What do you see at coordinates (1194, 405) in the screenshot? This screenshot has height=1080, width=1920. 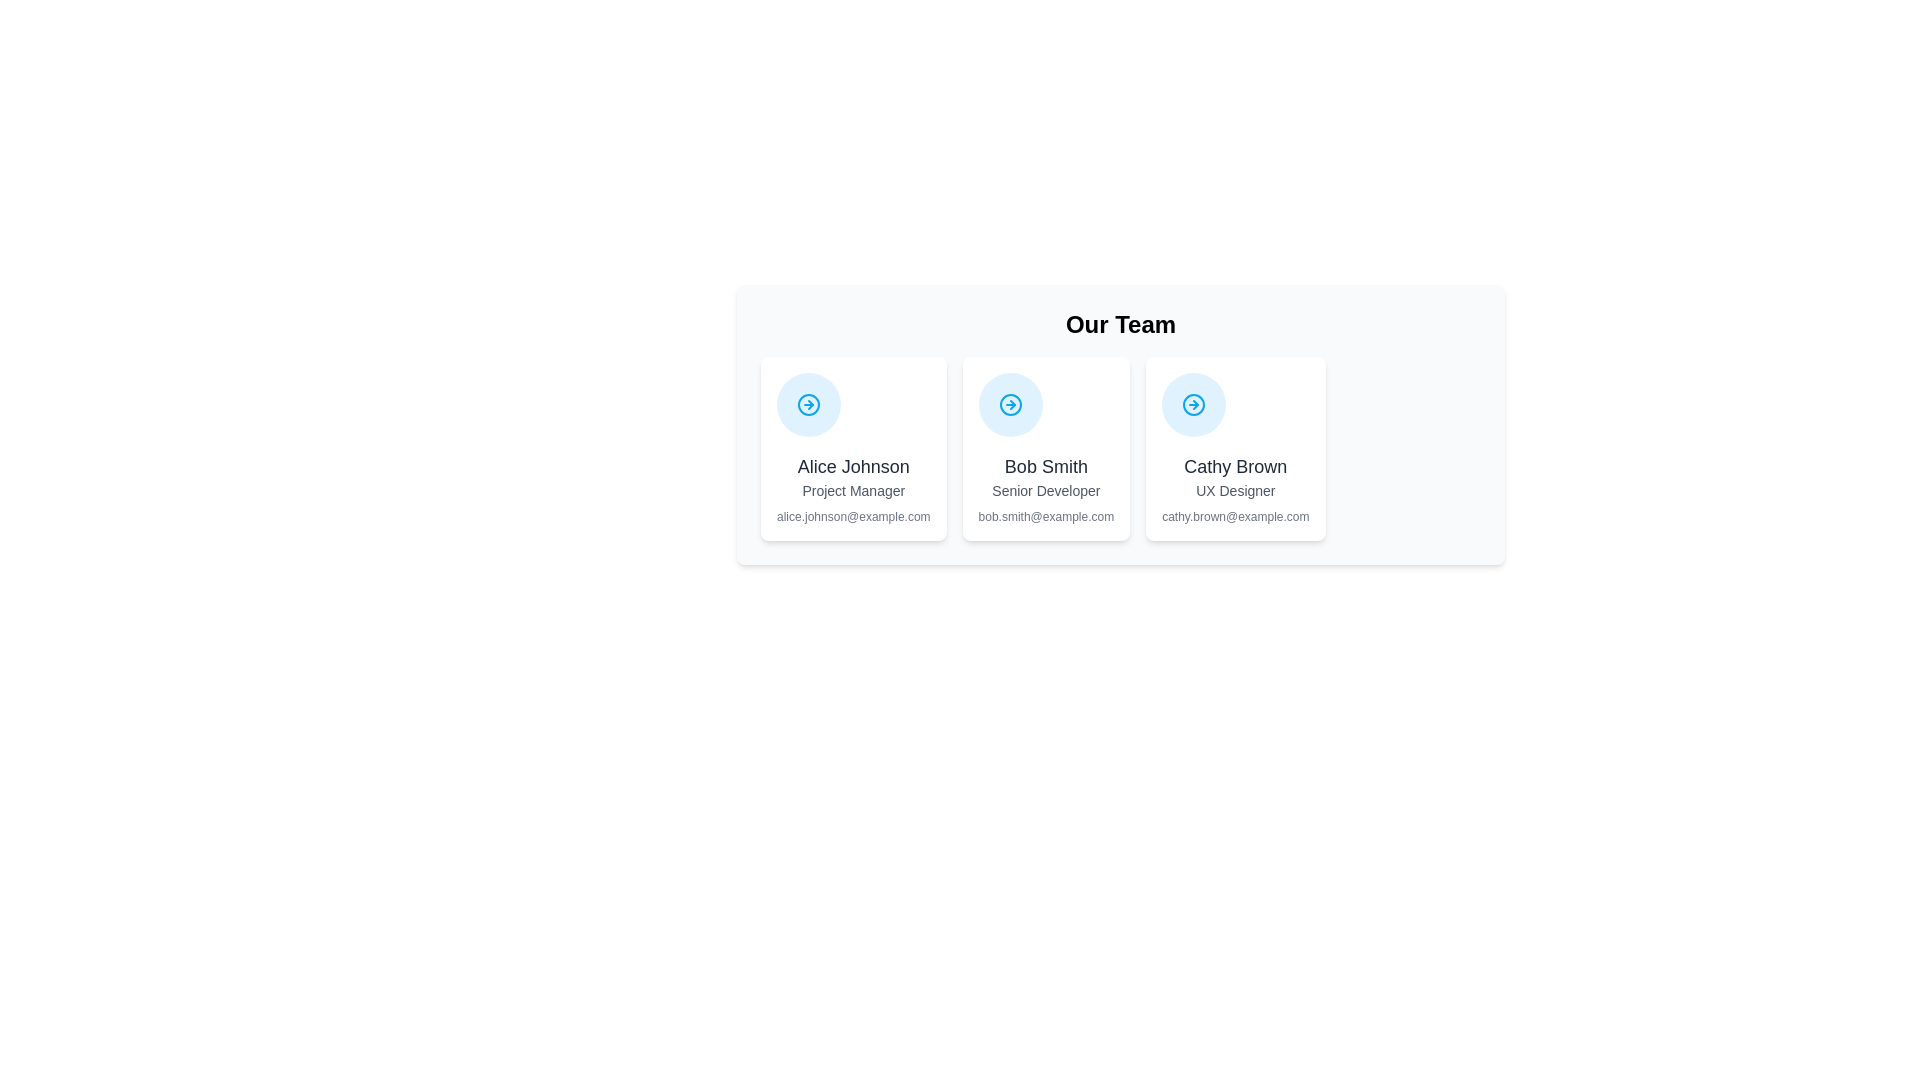 I see `the round icon button with a light blue background and a dark blue arrow icon pointing to the right, located at the top-center of the card representing 'Cathy Brown'` at bounding box center [1194, 405].